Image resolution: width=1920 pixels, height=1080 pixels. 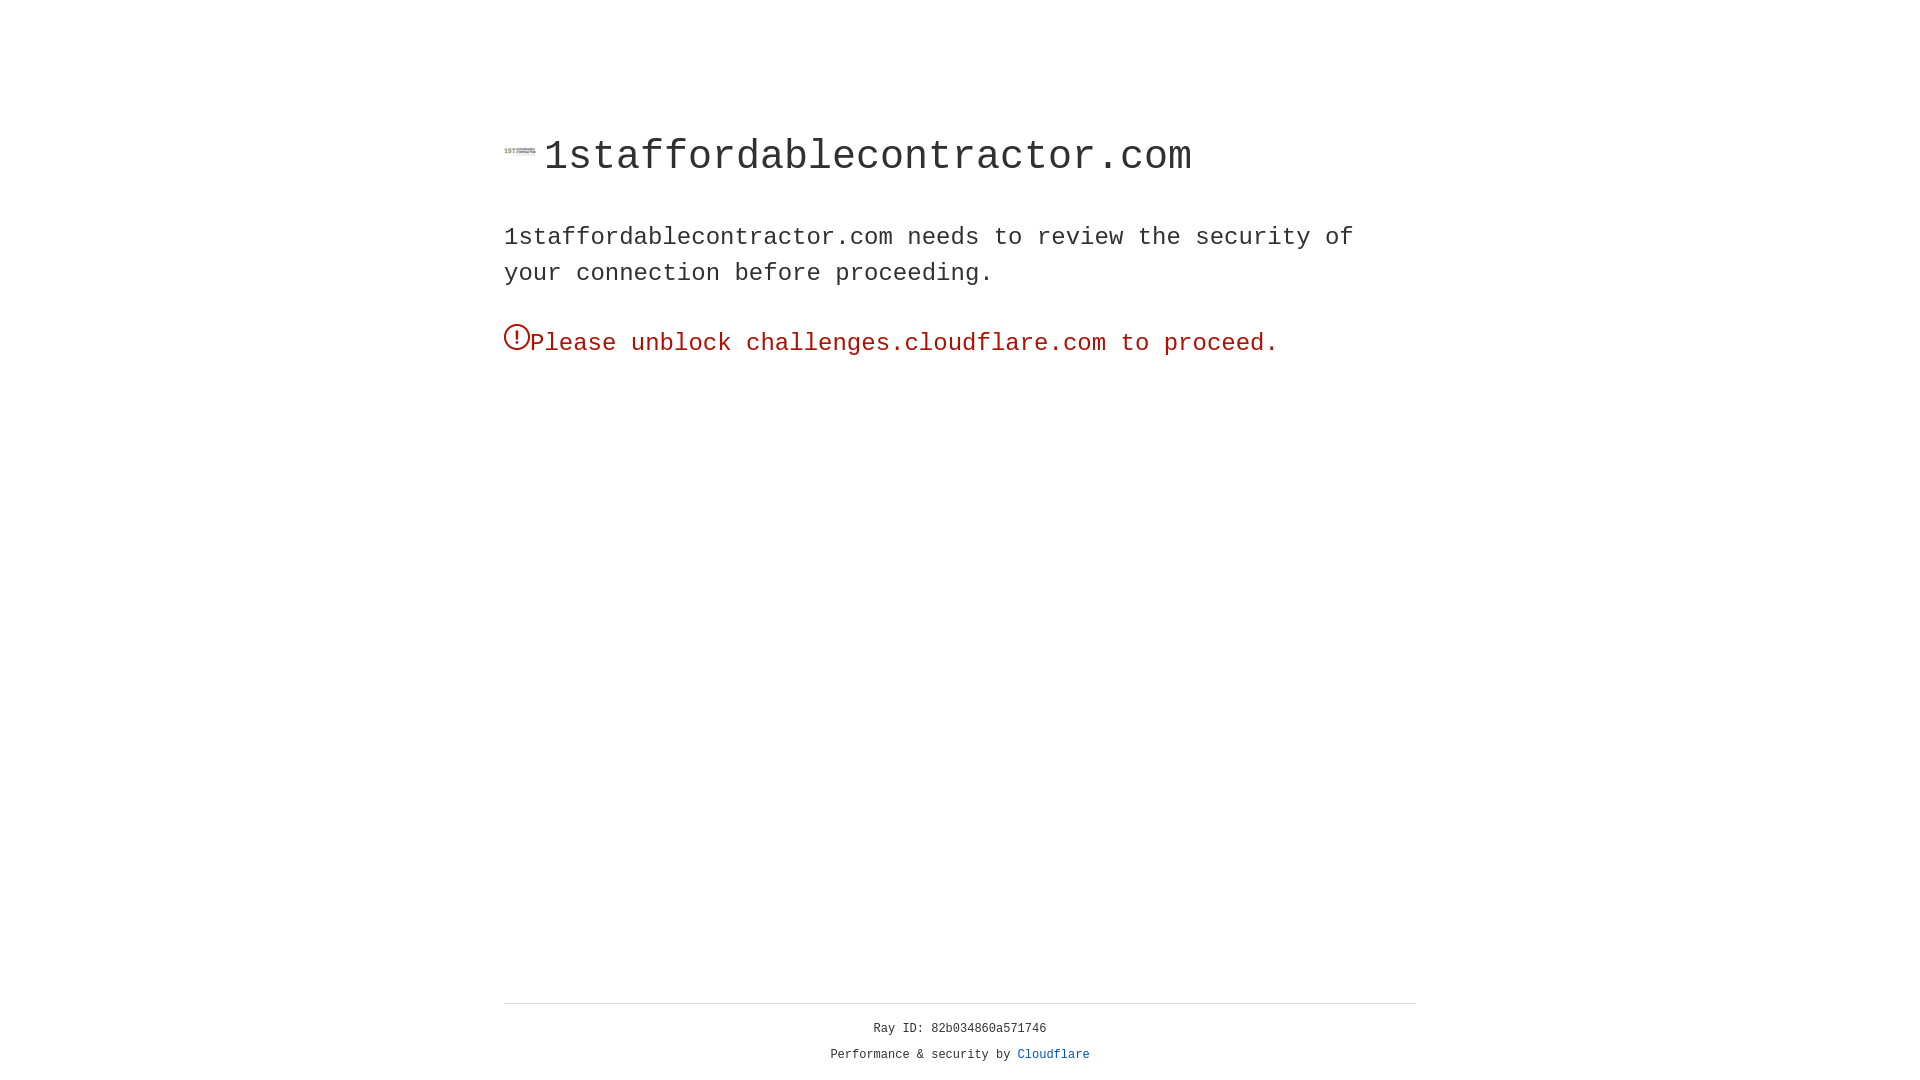 What do you see at coordinates (1053, 1054) in the screenshot?
I see `'Cloudflare'` at bounding box center [1053, 1054].